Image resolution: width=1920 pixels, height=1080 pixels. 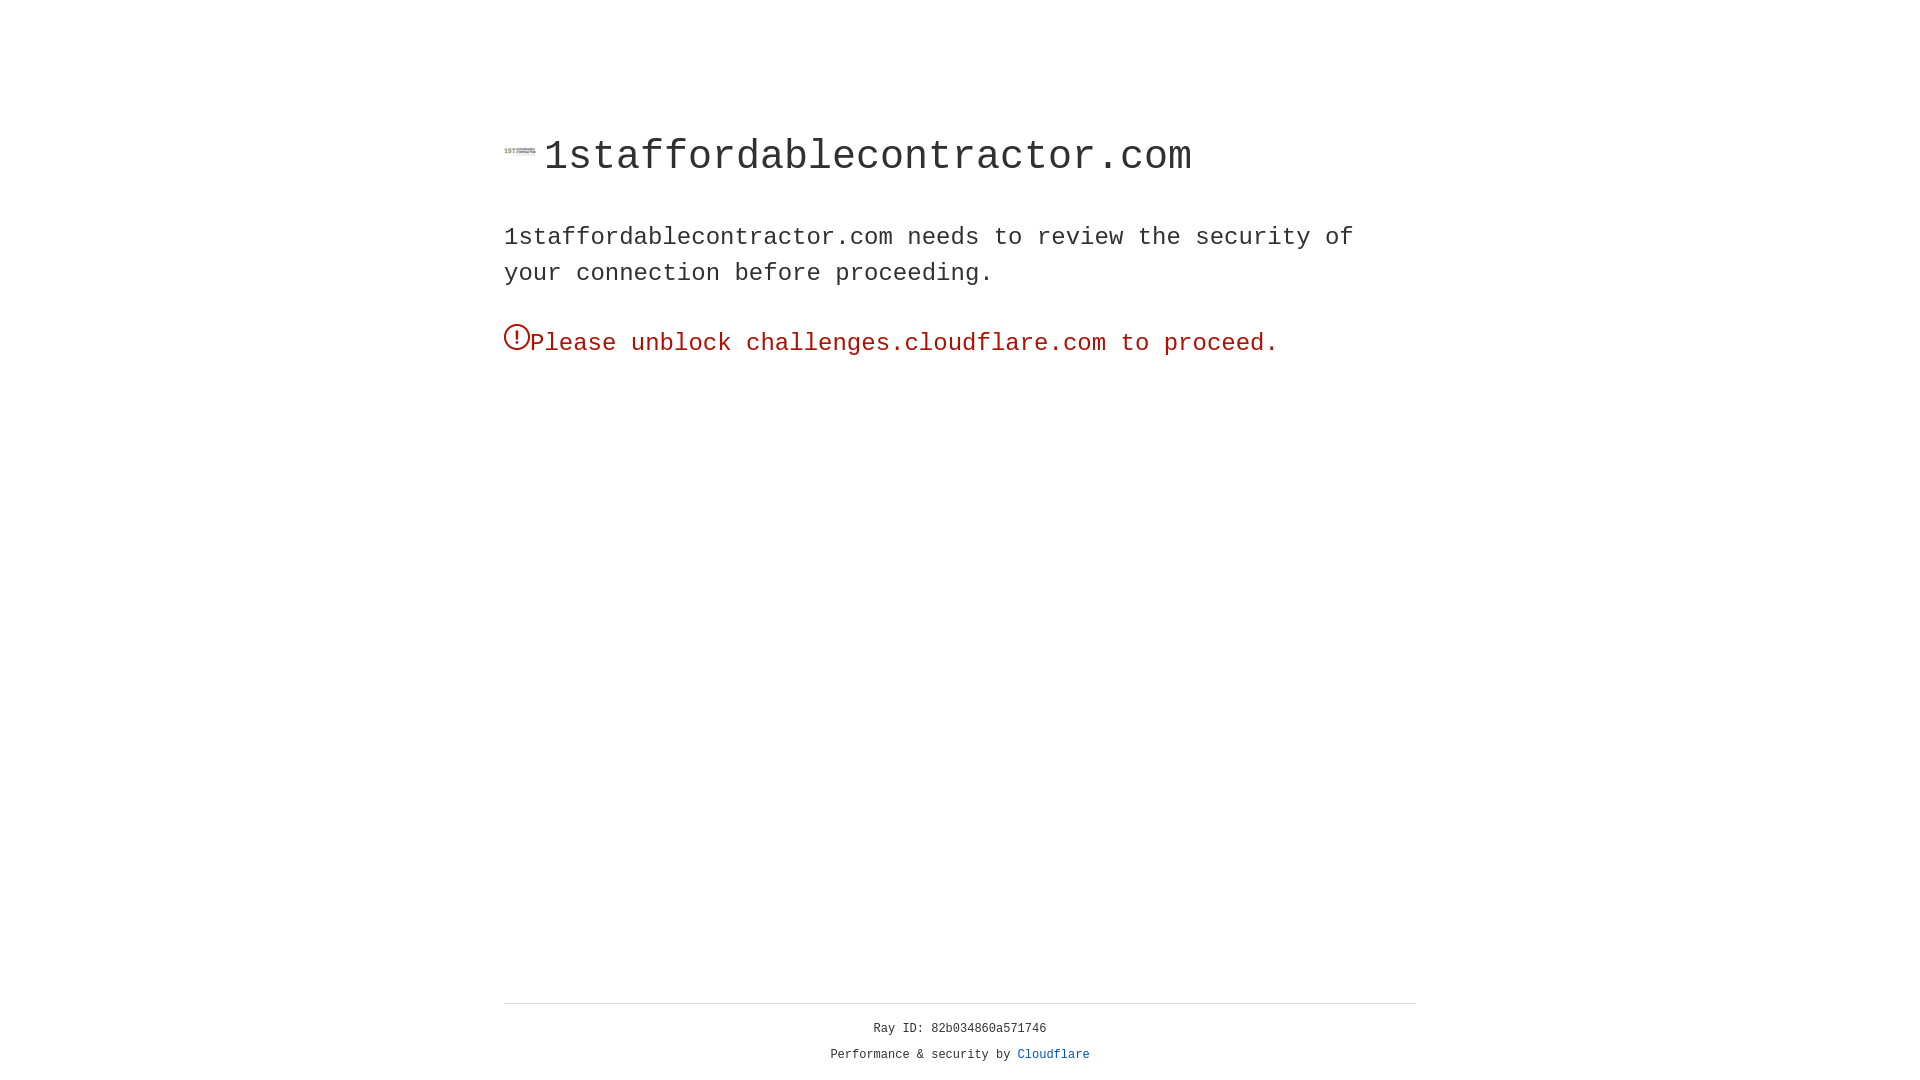 What do you see at coordinates (1053, 1054) in the screenshot?
I see `'Cloudflare'` at bounding box center [1053, 1054].